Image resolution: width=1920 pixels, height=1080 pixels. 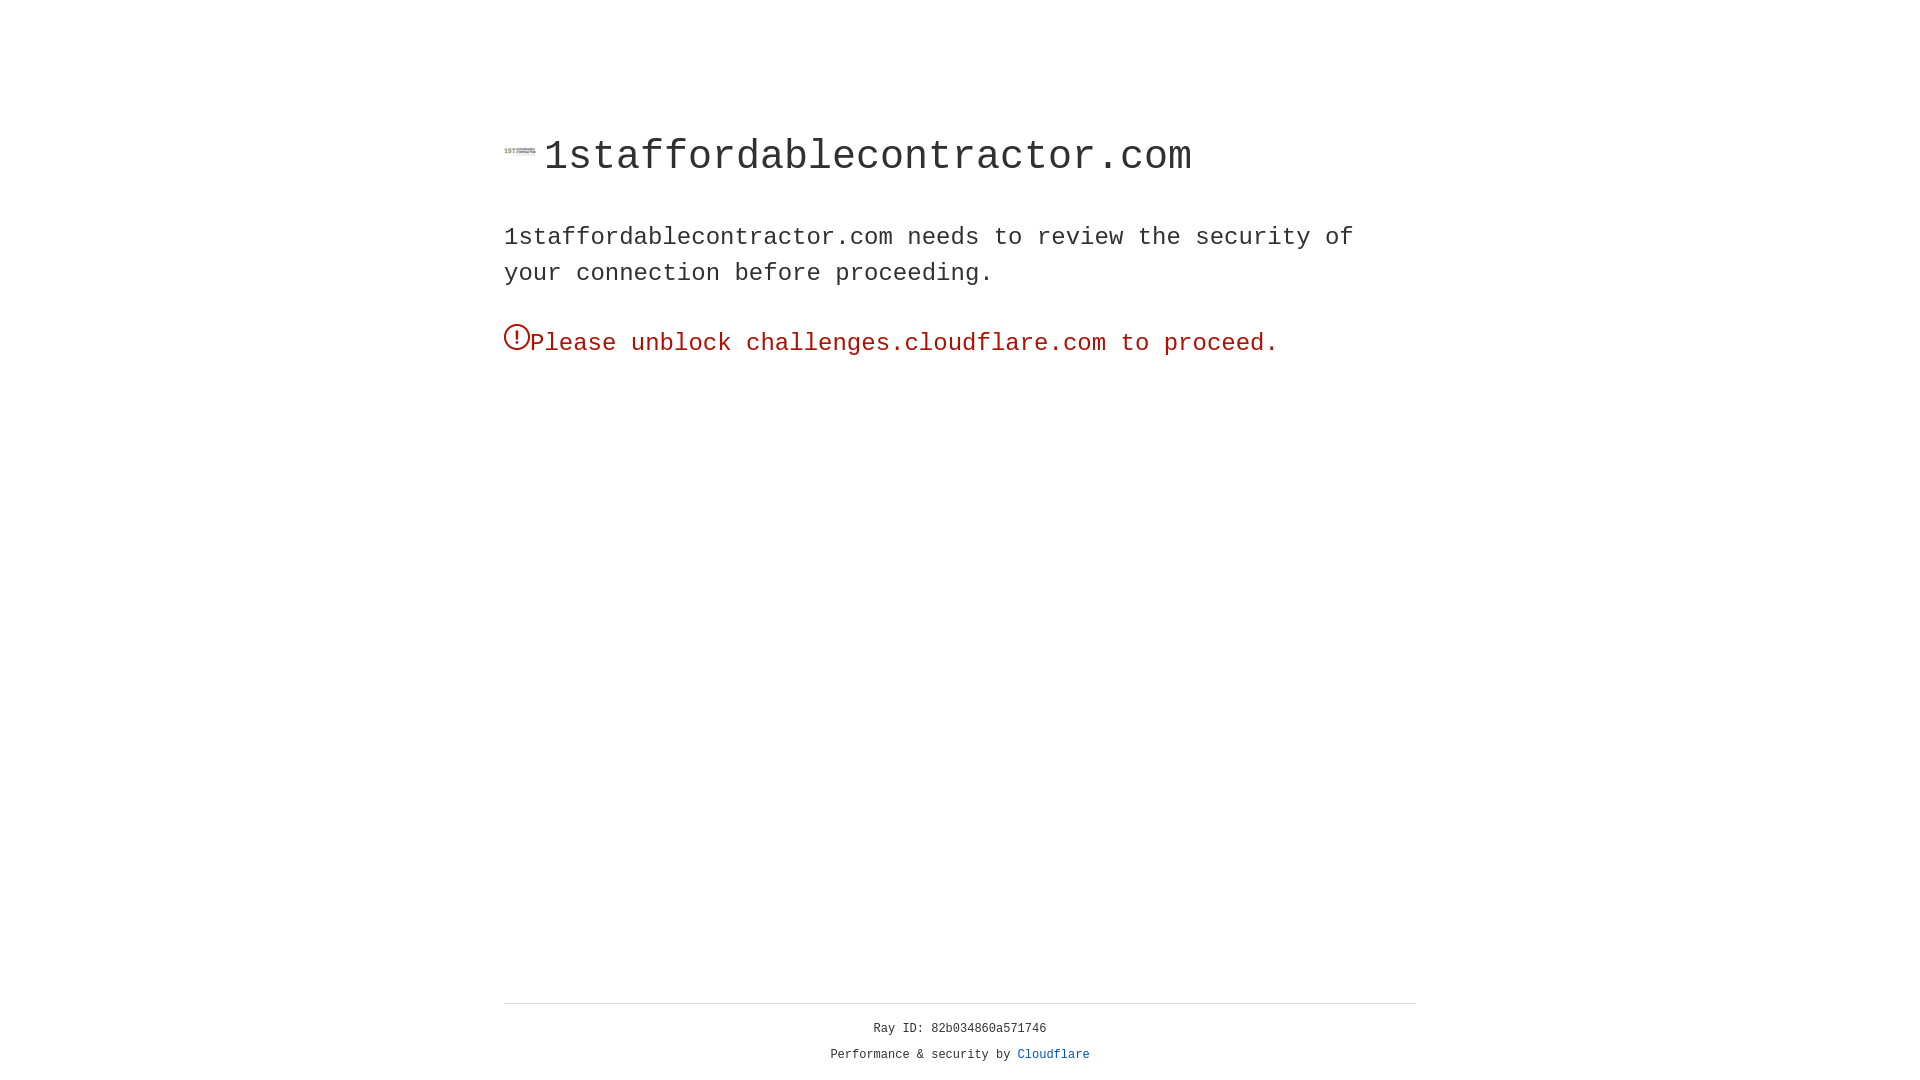 What do you see at coordinates (1053, 1054) in the screenshot?
I see `'Cloudflare'` at bounding box center [1053, 1054].